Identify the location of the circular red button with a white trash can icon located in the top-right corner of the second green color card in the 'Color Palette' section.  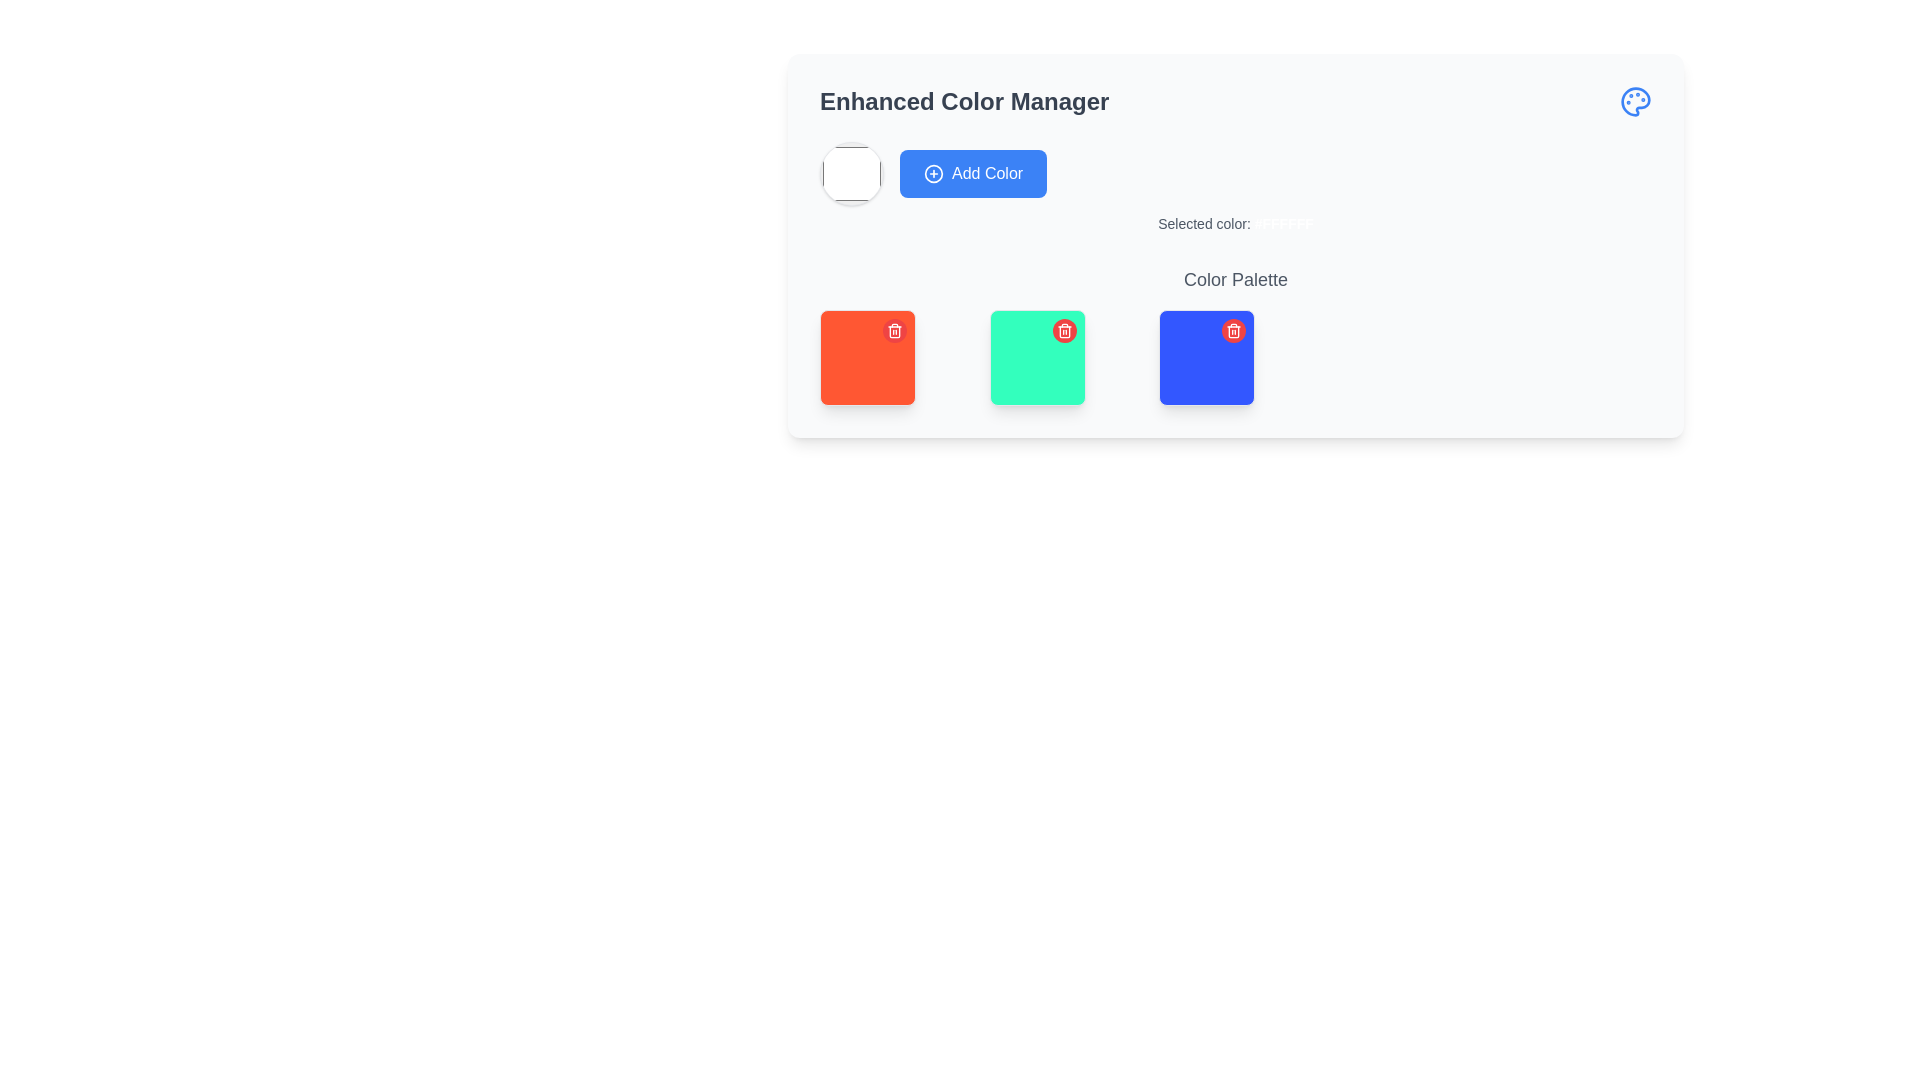
(1063, 330).